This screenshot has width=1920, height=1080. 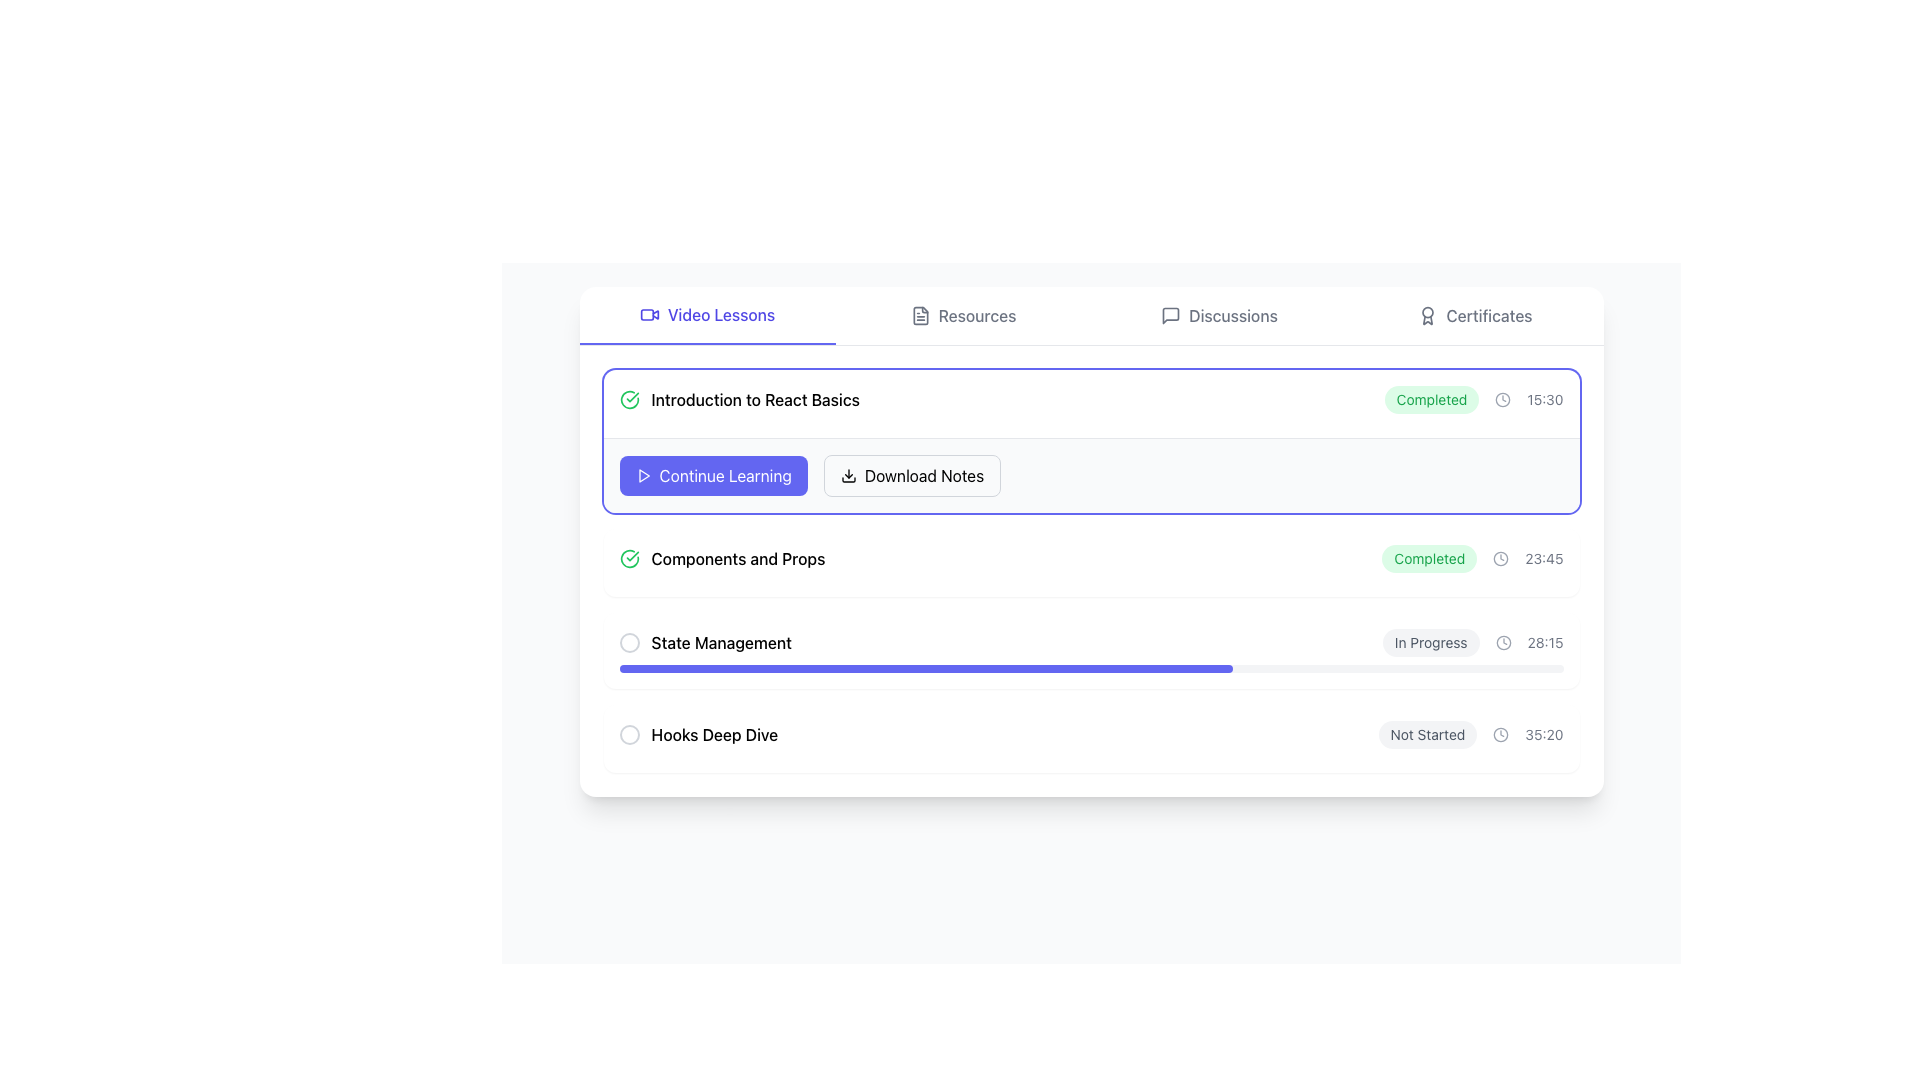 I want to click on the document icon located to the immediate left of the 'Resources' text in the navigation bar by moving the cursor to its center point, so click(x=919, y=315).